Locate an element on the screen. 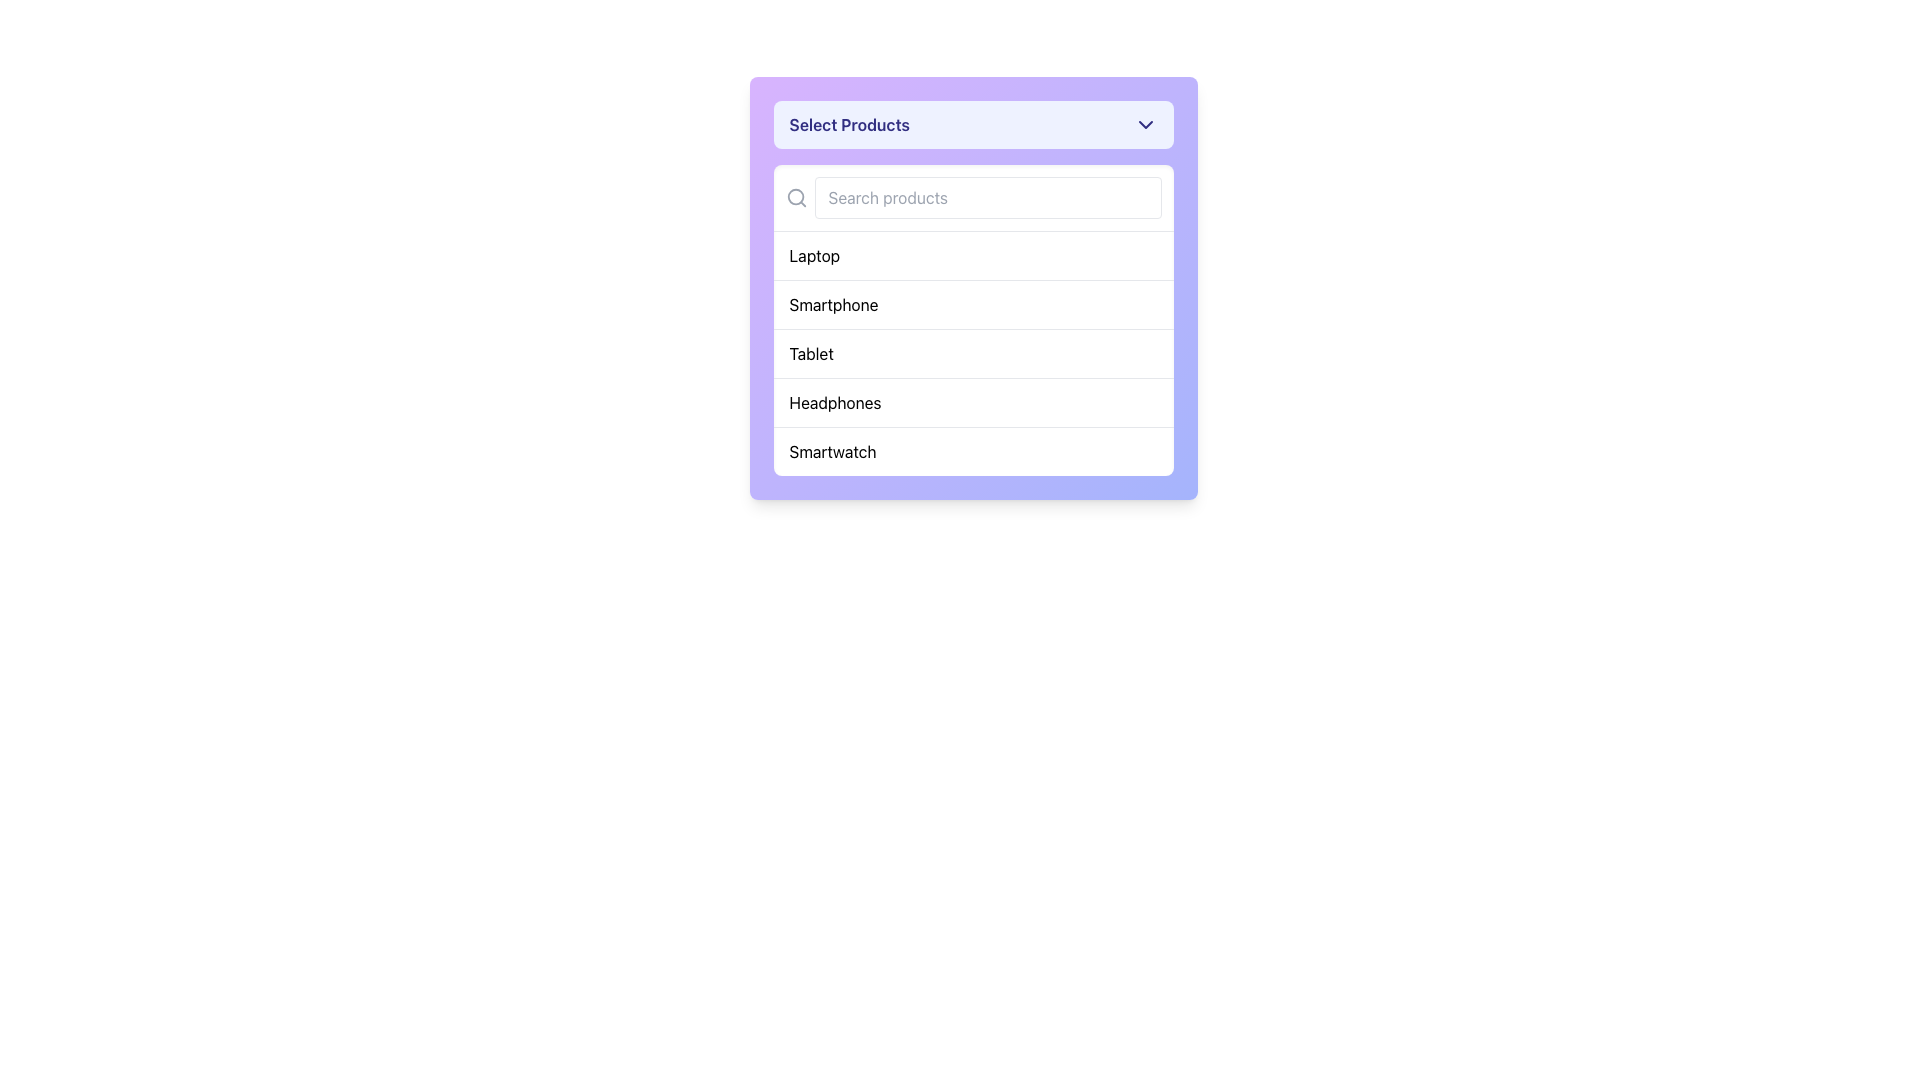 Image resolution: width=1920 pixels, height=1080 pixels. the 'Smartphone' option in the dropdown menu is located at coordinates (834, 304).